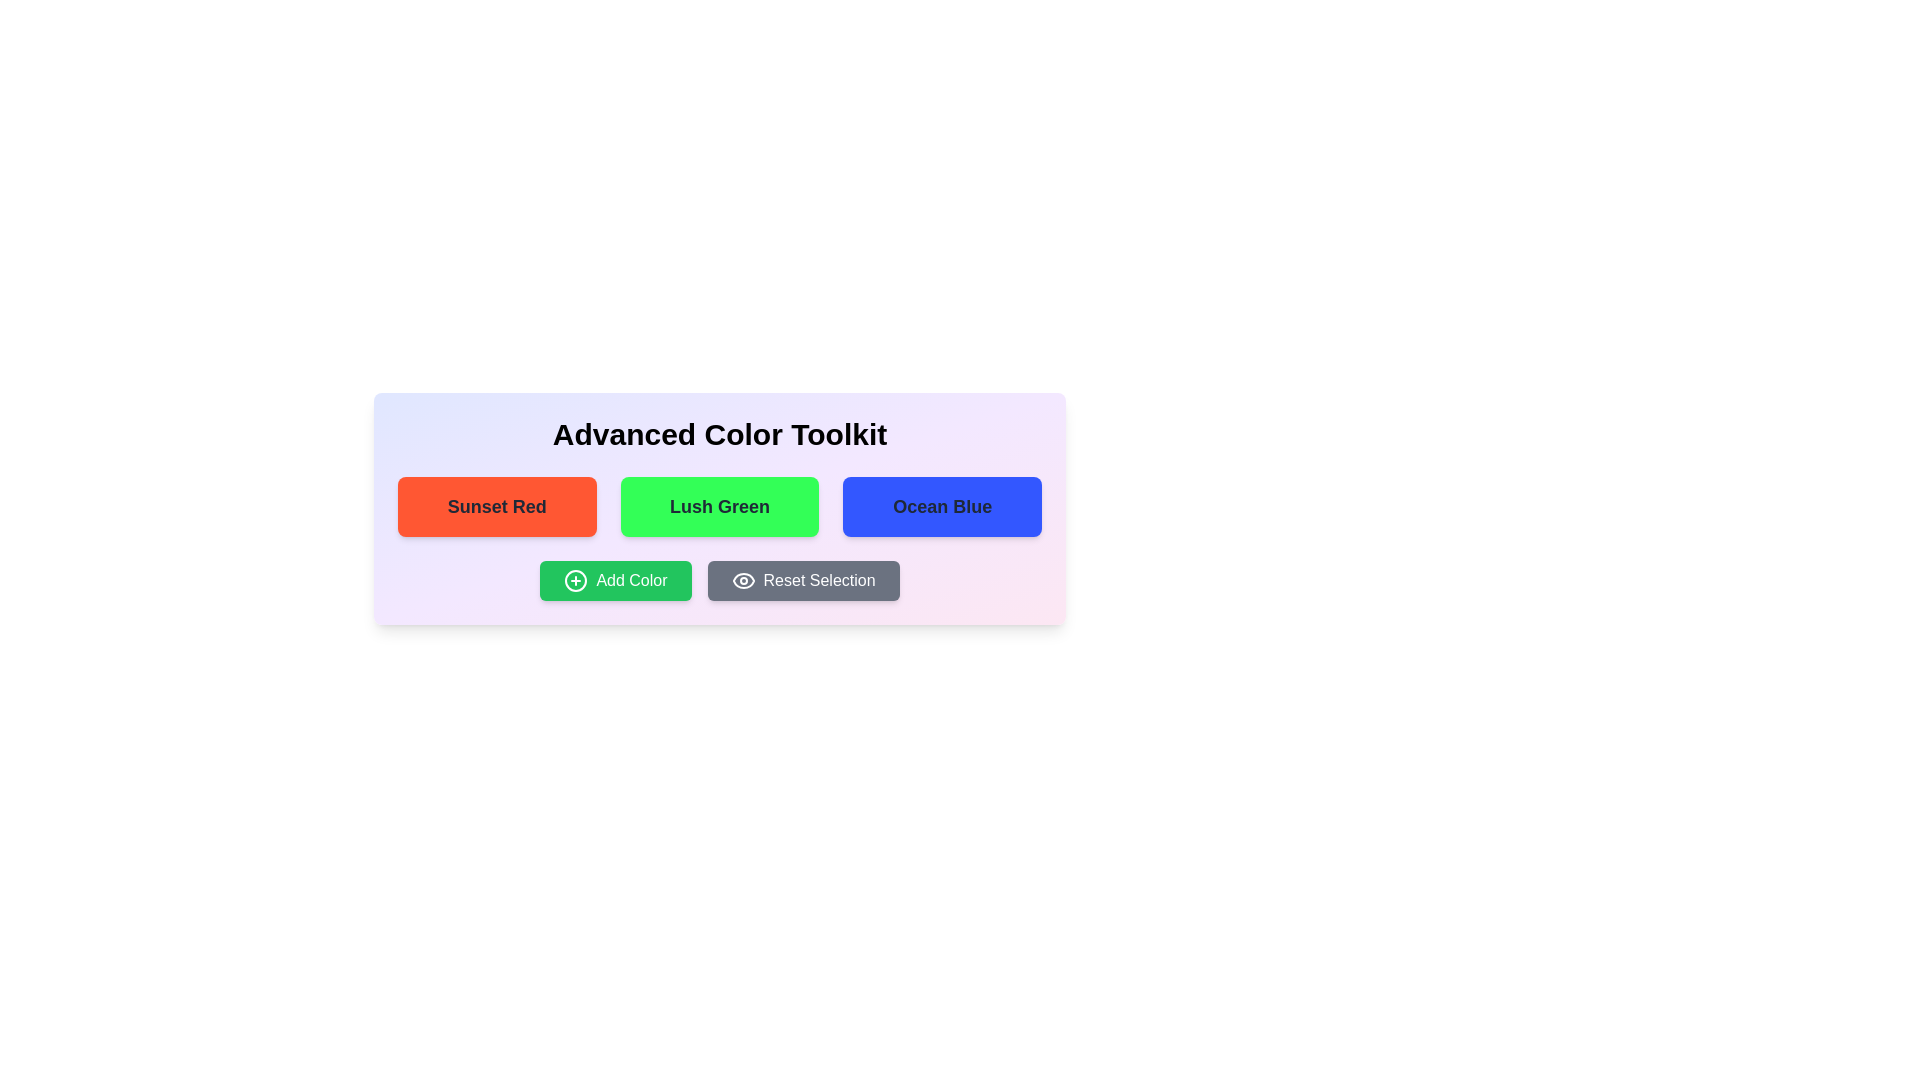 The image size is (1920, 1080). I want to click on the circular graphical component of the plus icon located at the center of the 'Add Color' button, so click(575, 581).